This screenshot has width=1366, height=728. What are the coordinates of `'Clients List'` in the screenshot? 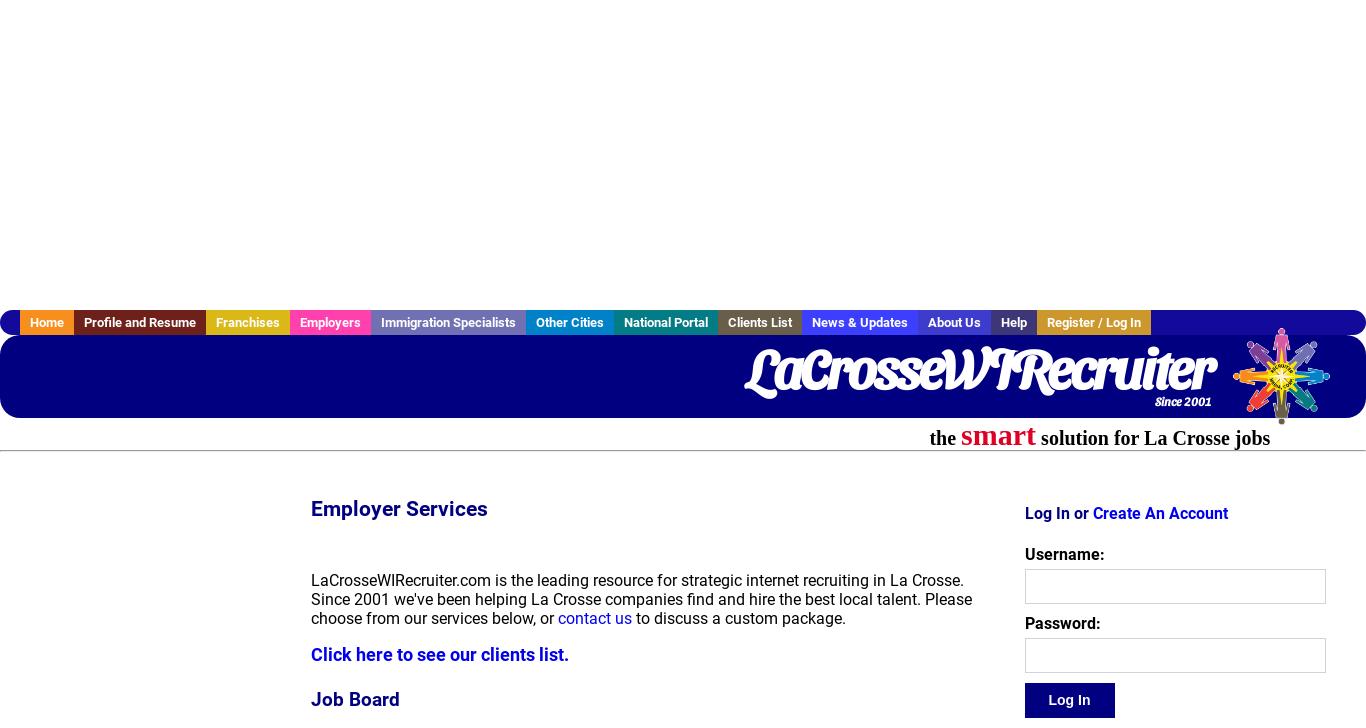 It's located at (760, 322).